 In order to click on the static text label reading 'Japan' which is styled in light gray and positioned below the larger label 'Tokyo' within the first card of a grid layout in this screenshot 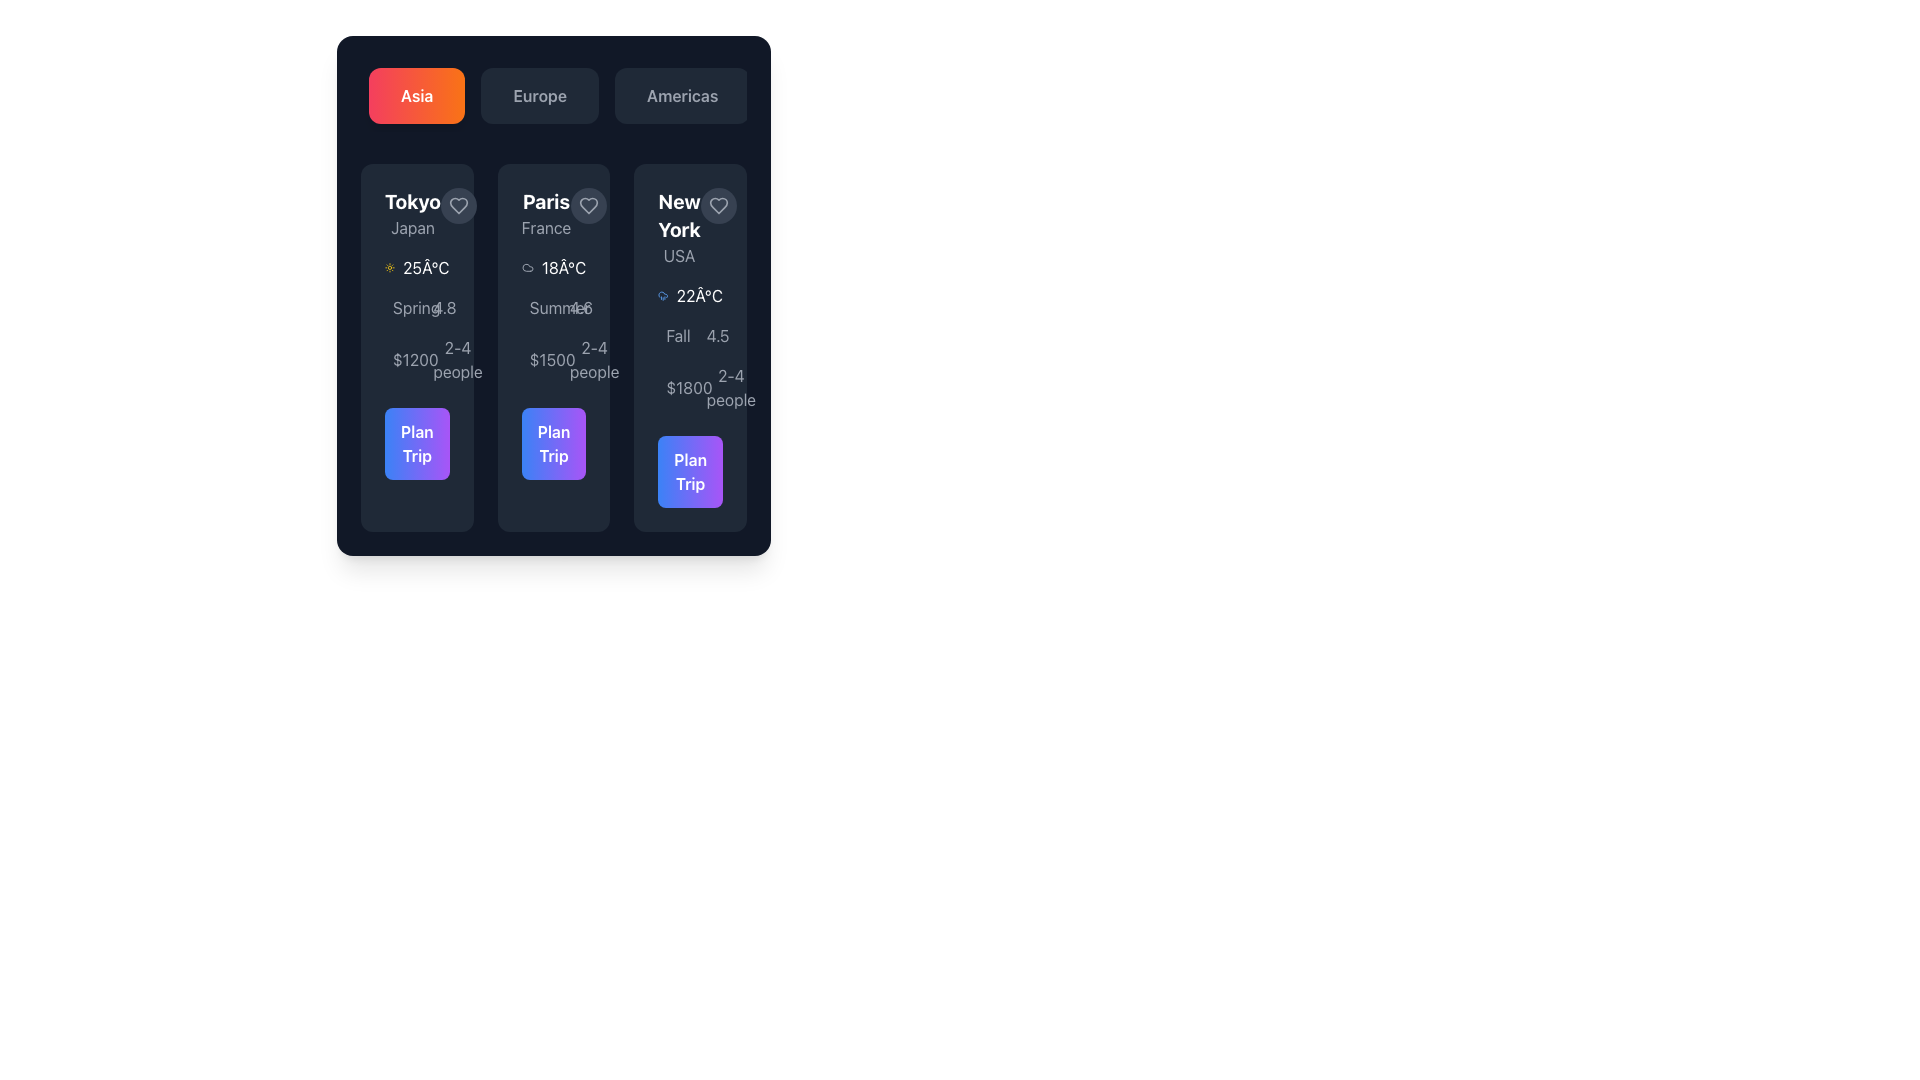, I will do `click(411, 226)`.